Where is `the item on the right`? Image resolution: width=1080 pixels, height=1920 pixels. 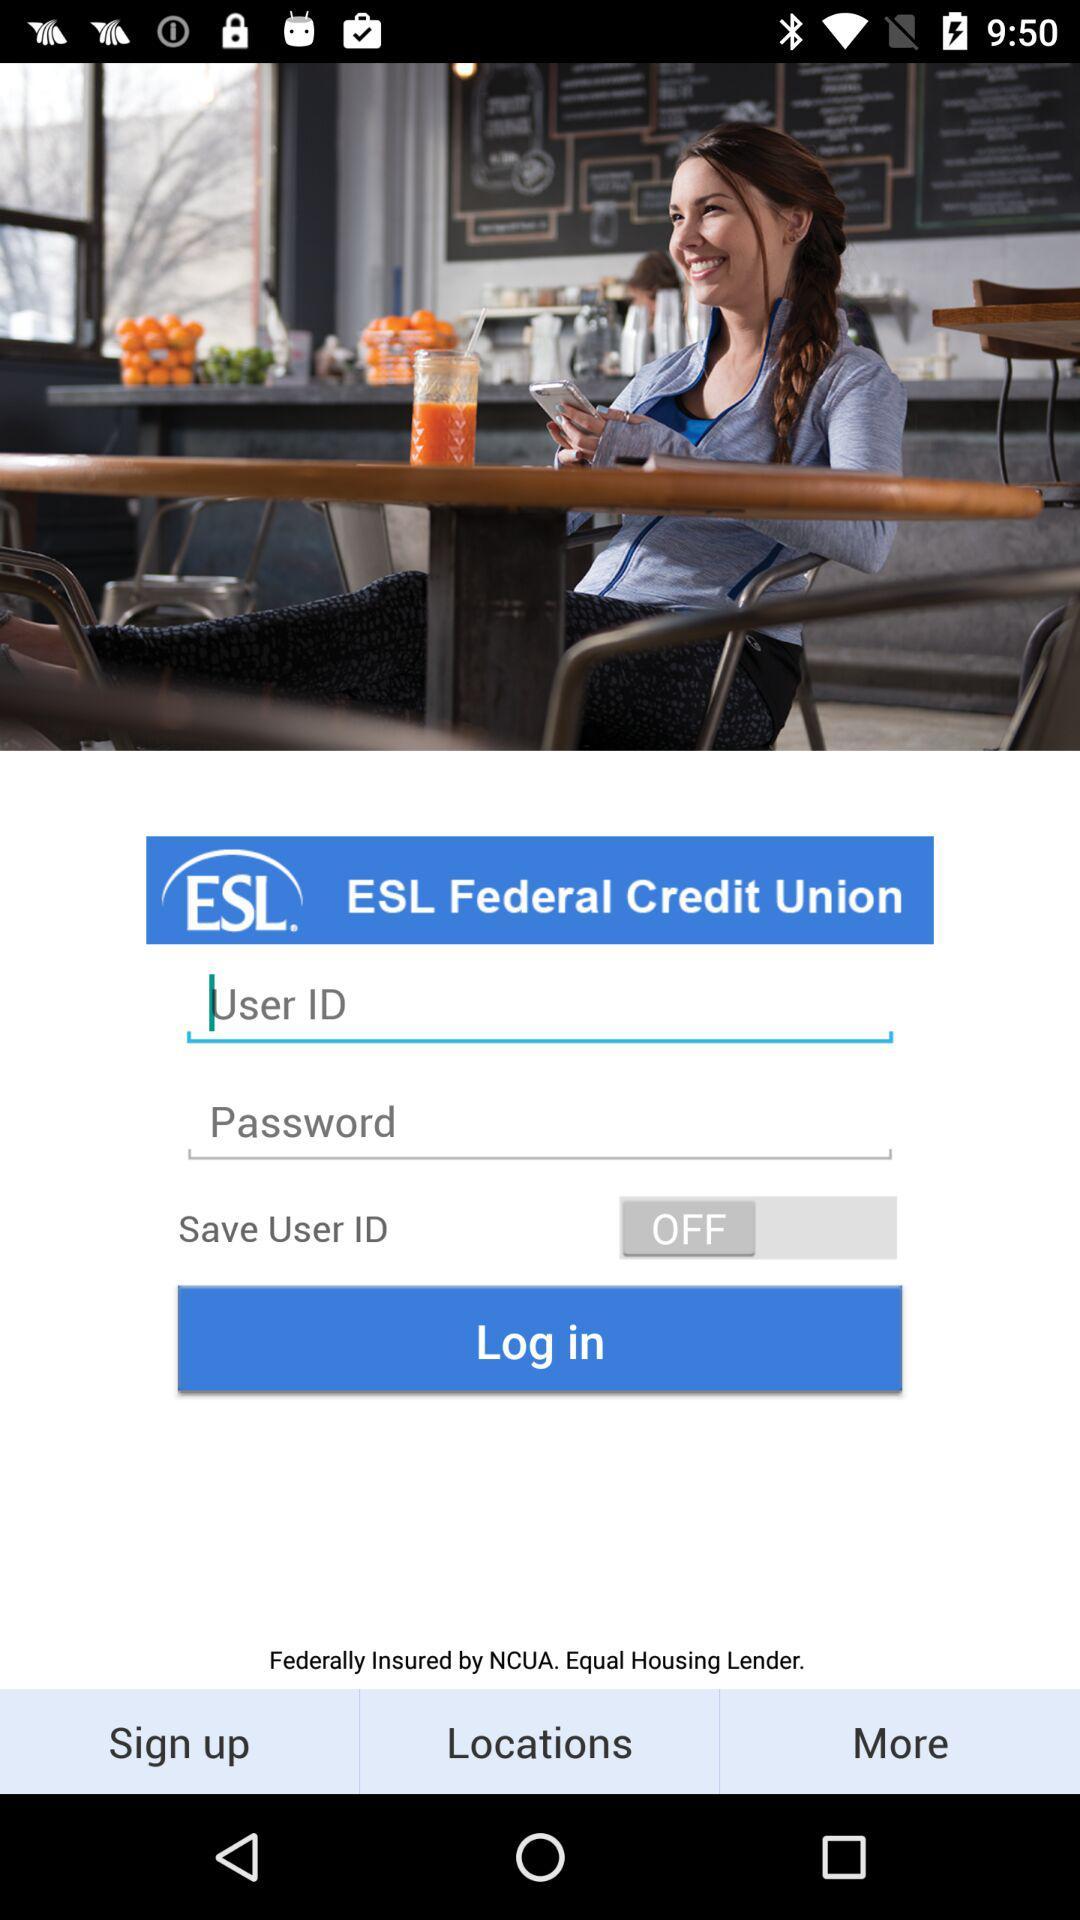 the item on the right is located at coordinates (758, 1226).